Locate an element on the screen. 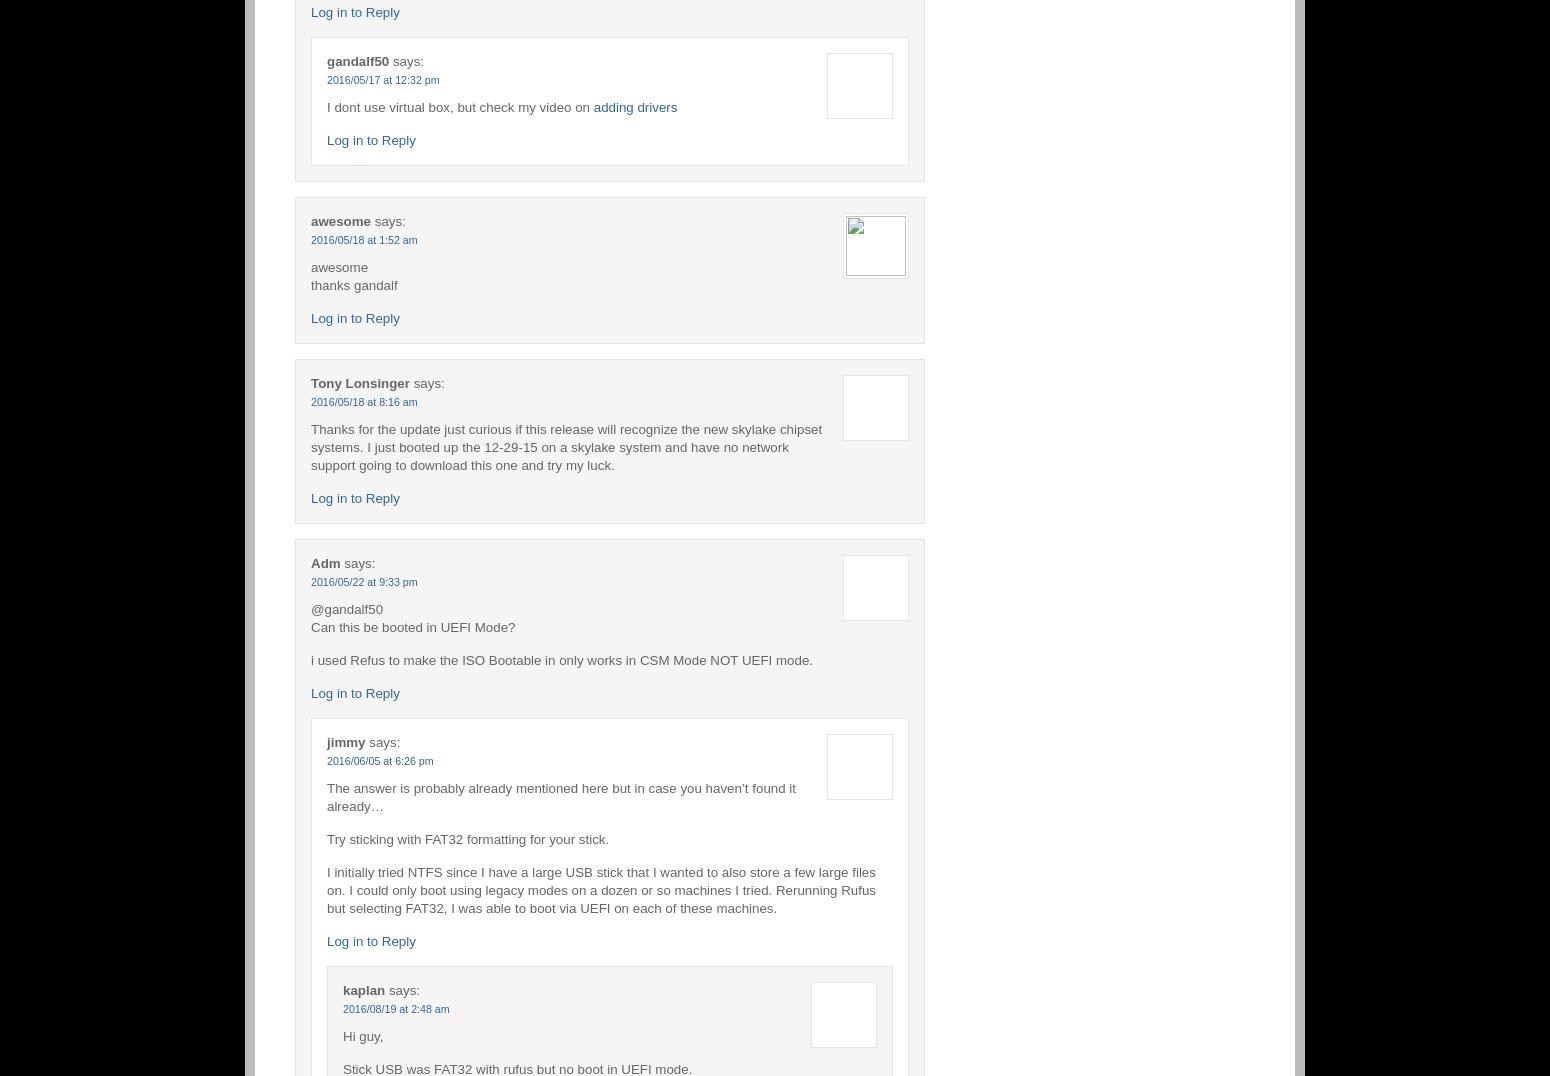 This screenshot has height=1076, width=1550. 'I initially tried NTFS since I have a large USB stick that I wanted to also store a few large files on.  I could only boot using legacy modes on a dozen or so machines I tried.  Rerunning Rufus but selecting FAT32, I was able to boot via UEFI on each of these machines.' is located at coordinates (326, 889).